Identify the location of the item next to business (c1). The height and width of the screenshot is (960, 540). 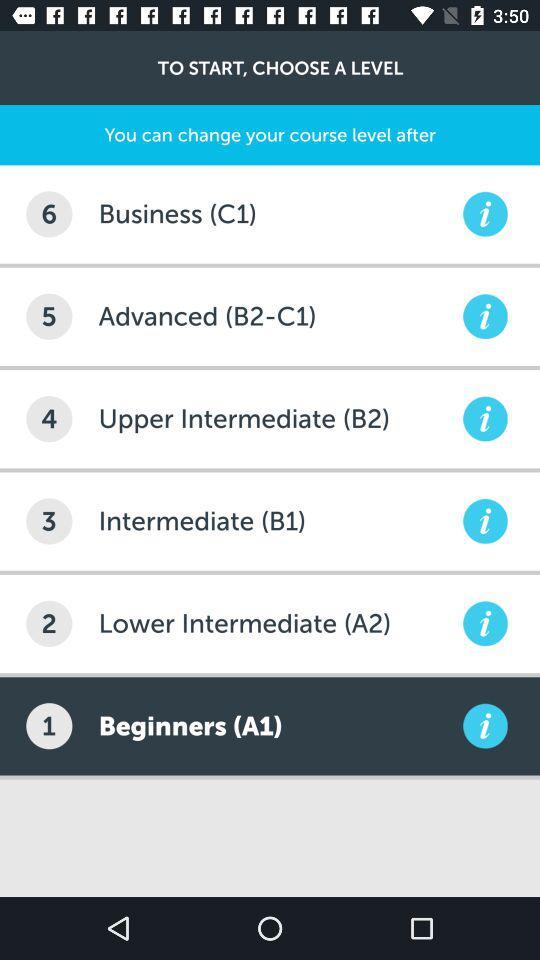
(49, 214).